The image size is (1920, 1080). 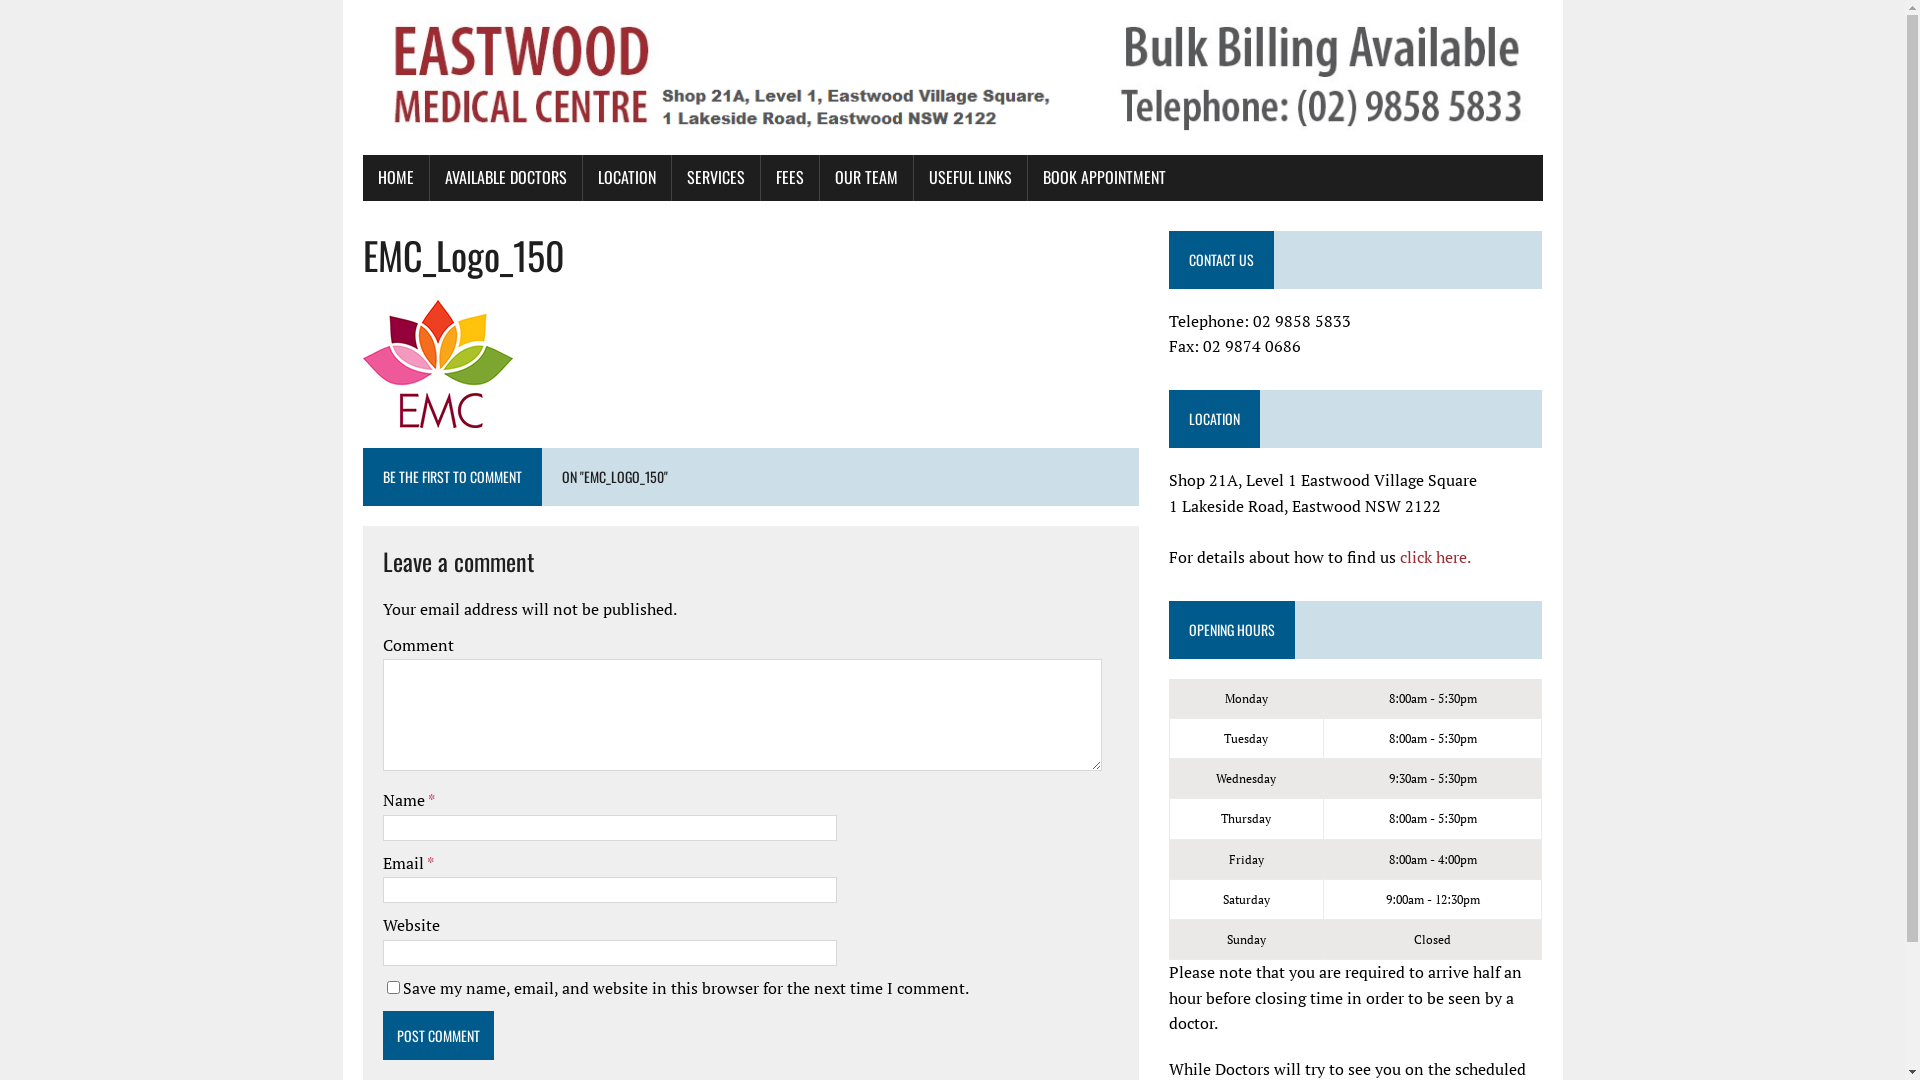 I want to click on 'AVAILABLE DOCTORS', so click(x=505, y=176).